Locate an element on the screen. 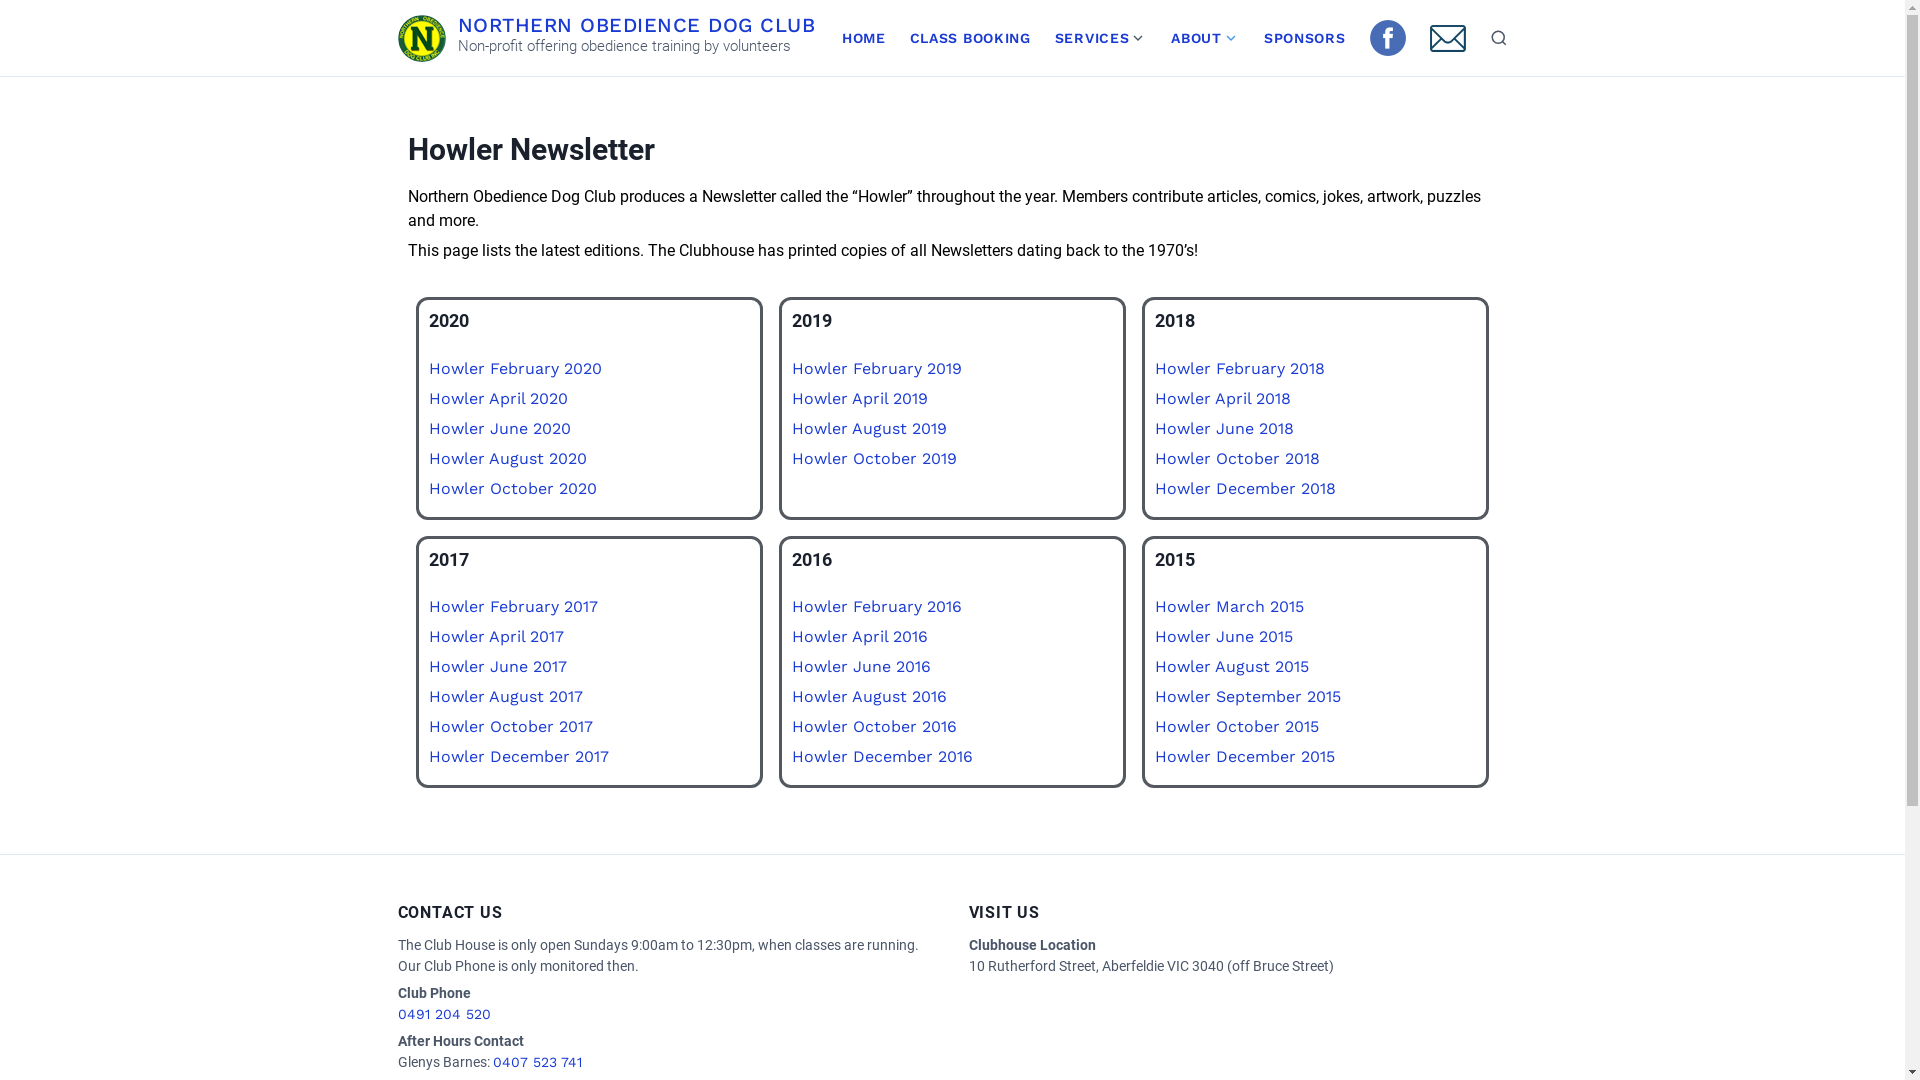 The image size is (1920, 1080). 'NORTHERN OBEDIENCE DOG CLUB' is located at coordinates (636, 23).